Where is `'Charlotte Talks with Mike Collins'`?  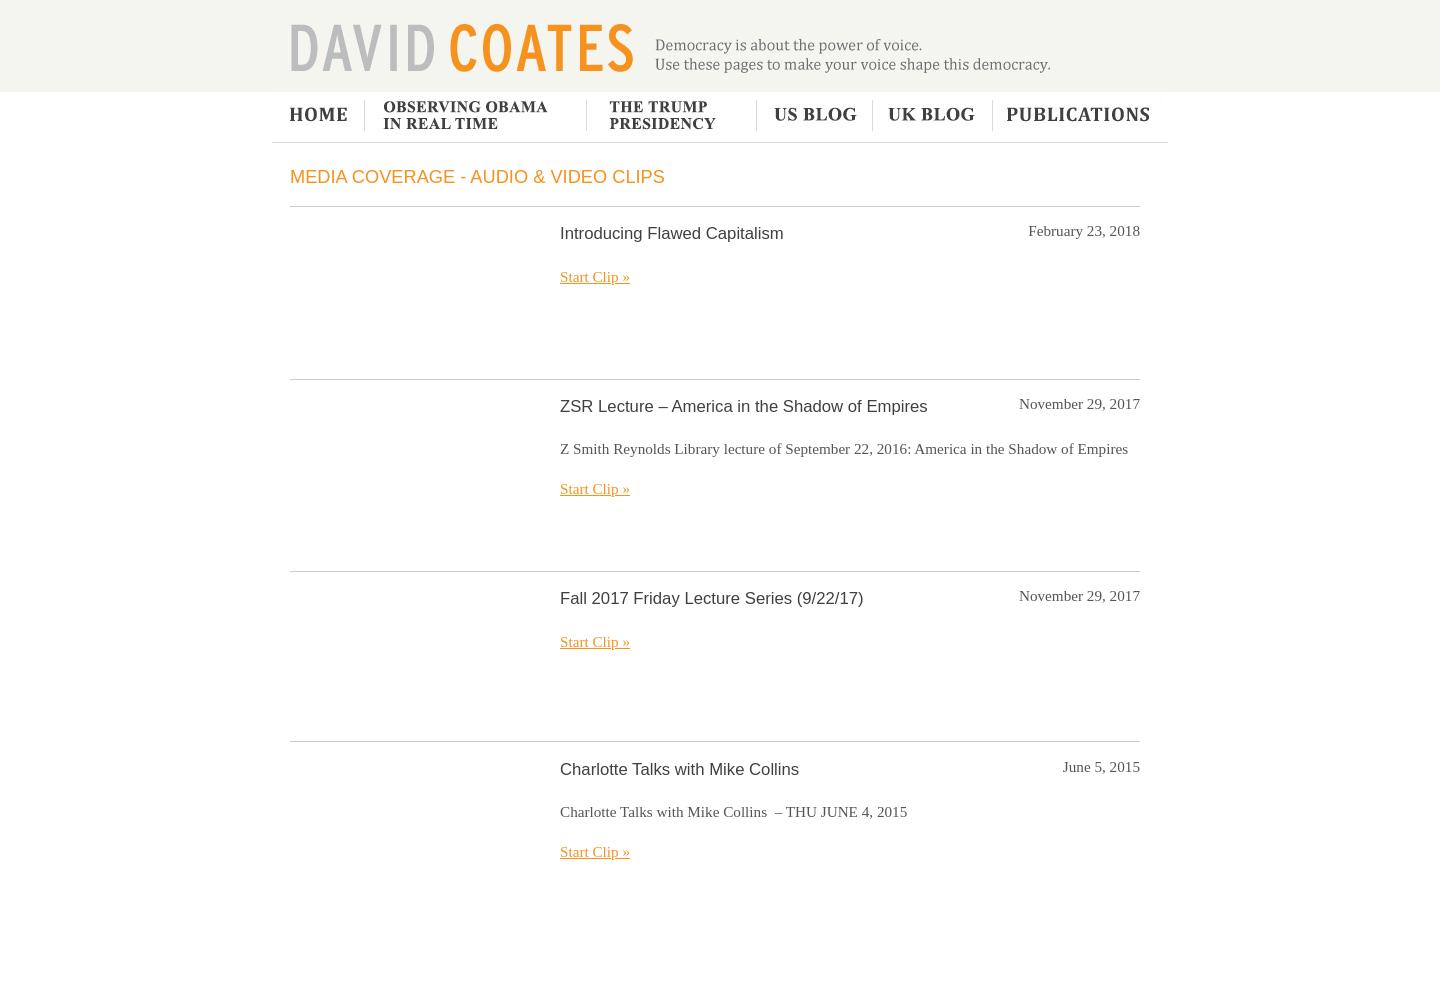 'Charlotte Talks with Mike Collins' is located at coordinates (679, 768).